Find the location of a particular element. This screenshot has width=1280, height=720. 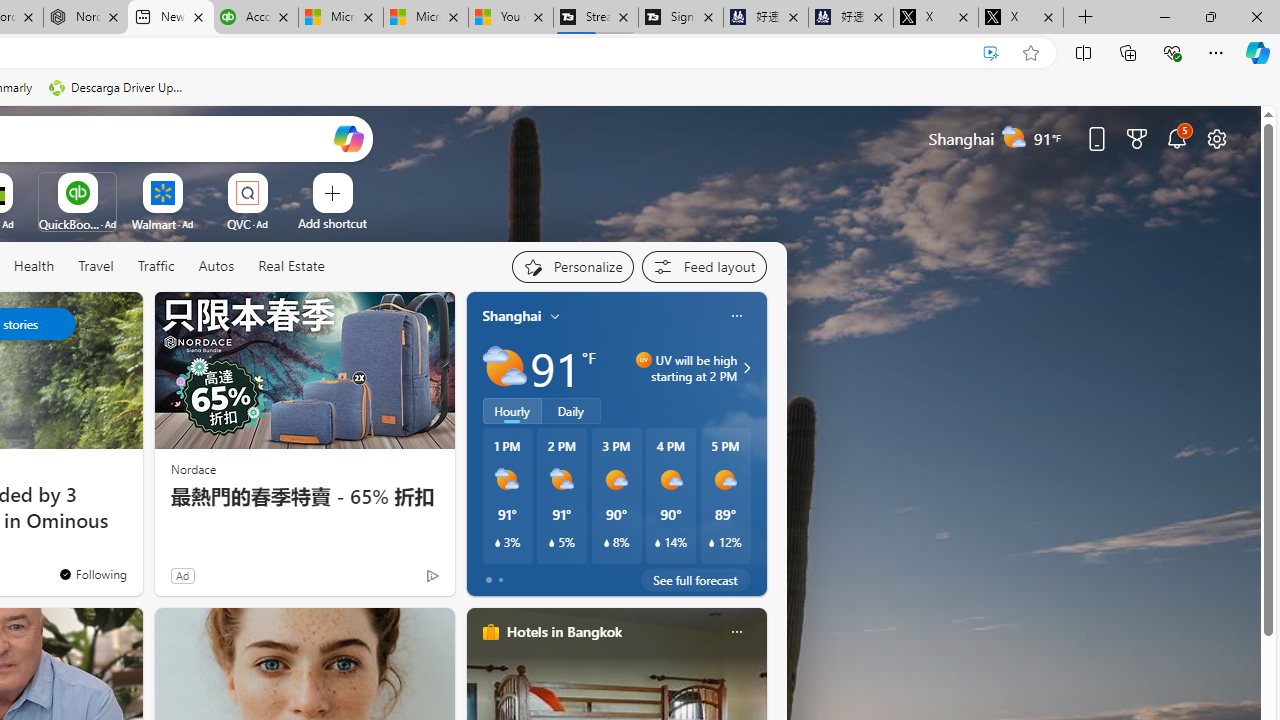

'Personalize your feed"' is located at coordinates (571, 266).